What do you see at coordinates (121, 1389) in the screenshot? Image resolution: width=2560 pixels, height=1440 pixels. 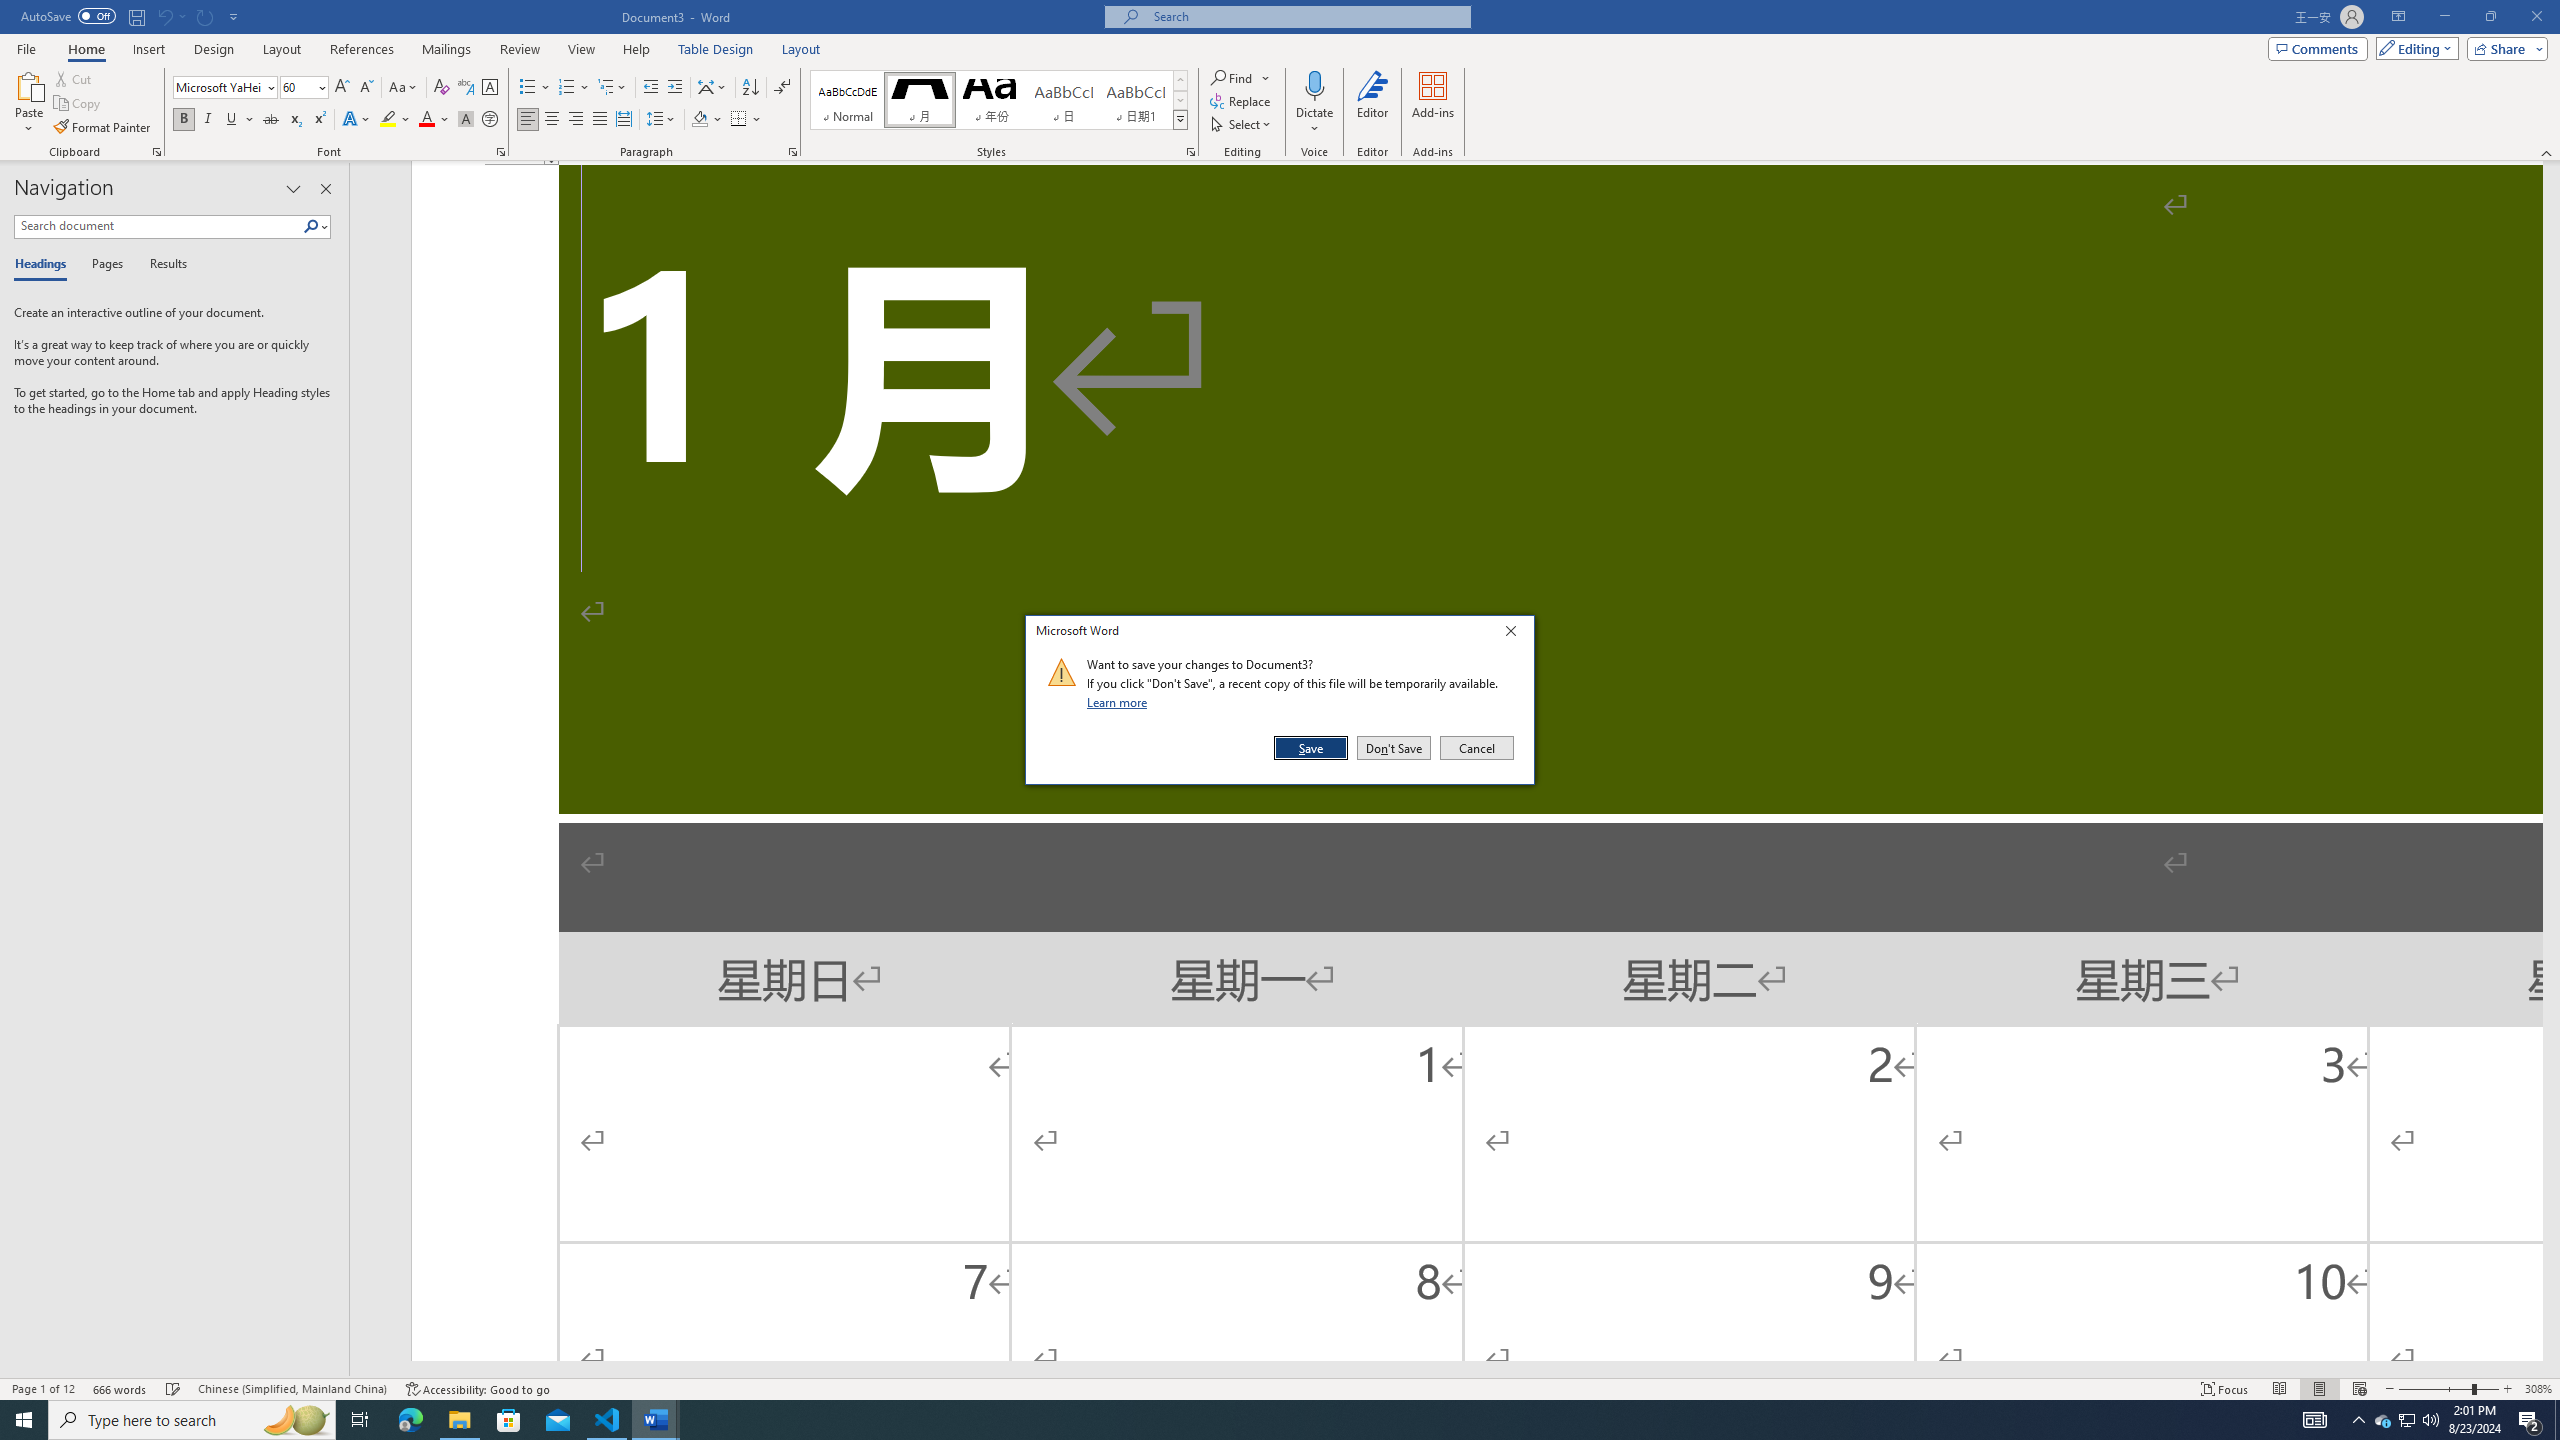 I see `'Word Count 666 words'` at bounding box center [121, 1389].